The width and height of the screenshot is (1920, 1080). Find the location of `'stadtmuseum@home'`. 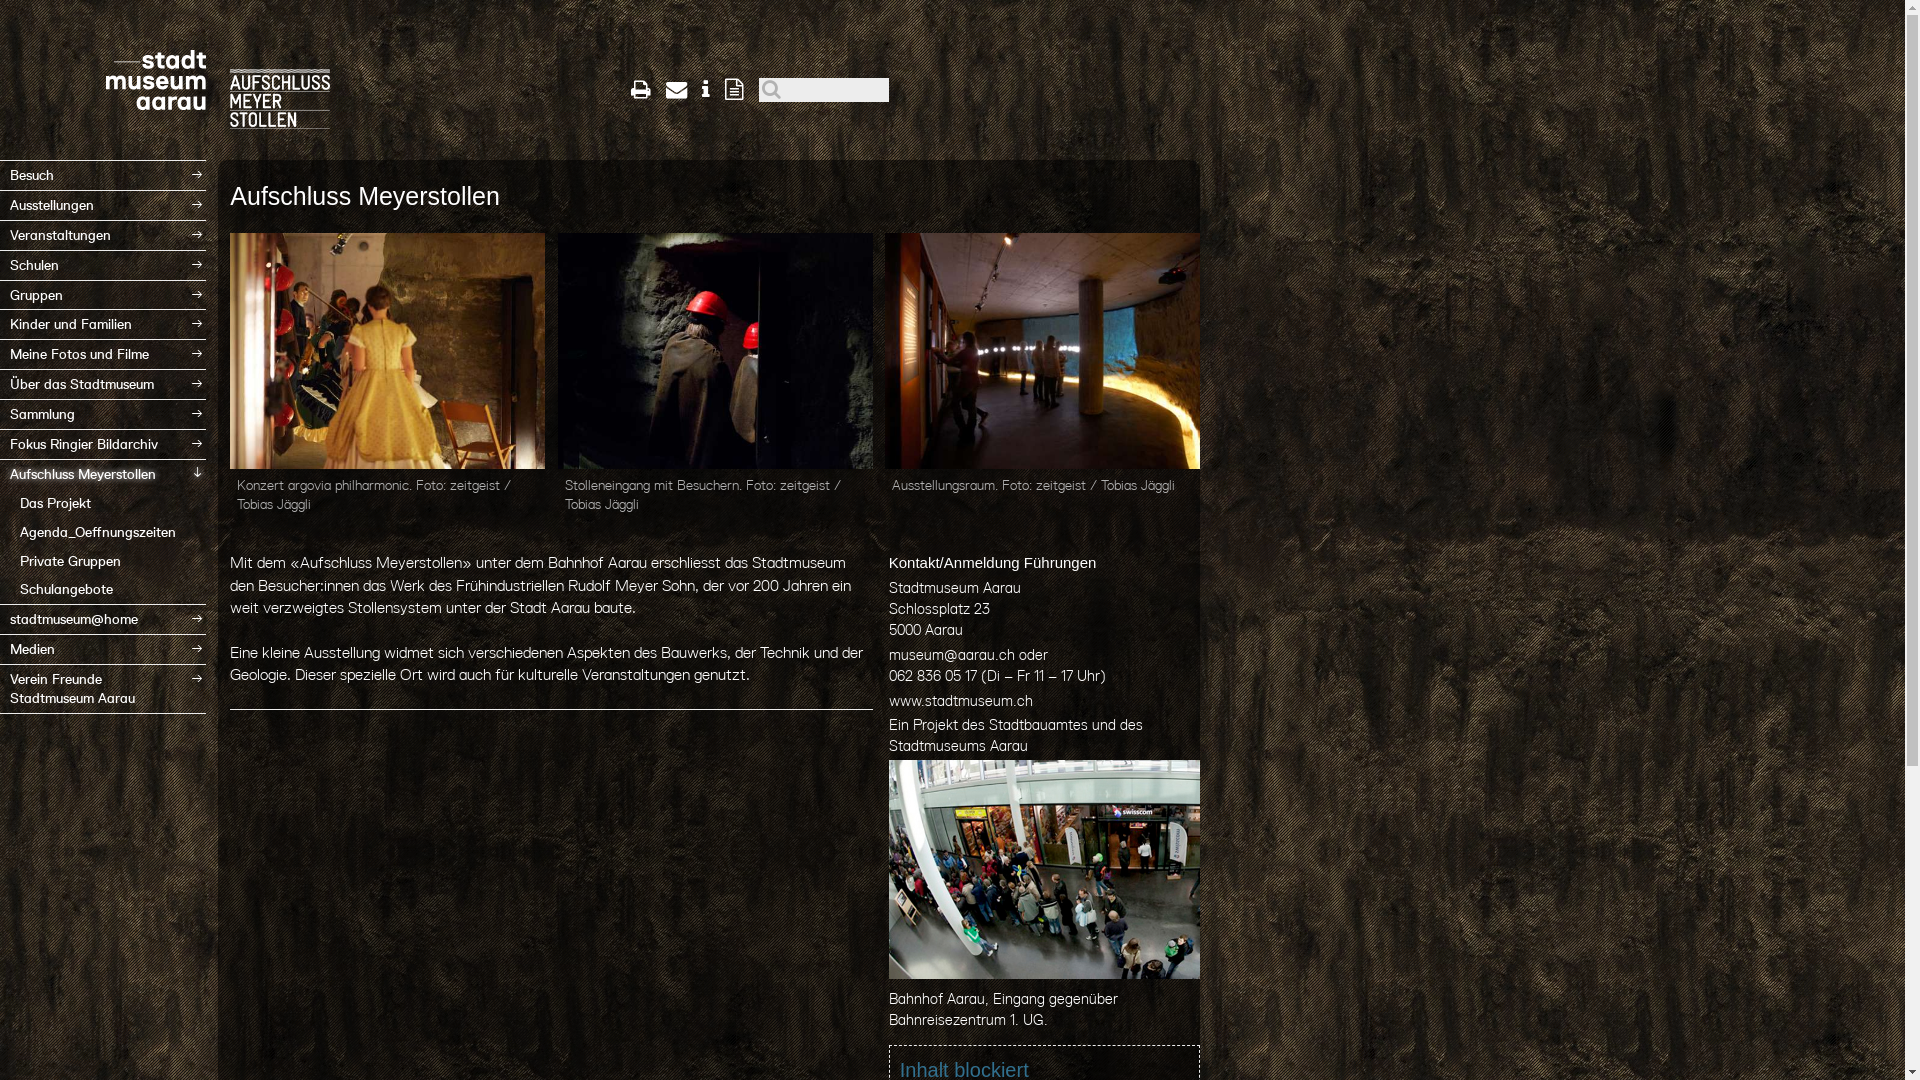

'stadtmuseum@home' is located at coordinates (101, 618).